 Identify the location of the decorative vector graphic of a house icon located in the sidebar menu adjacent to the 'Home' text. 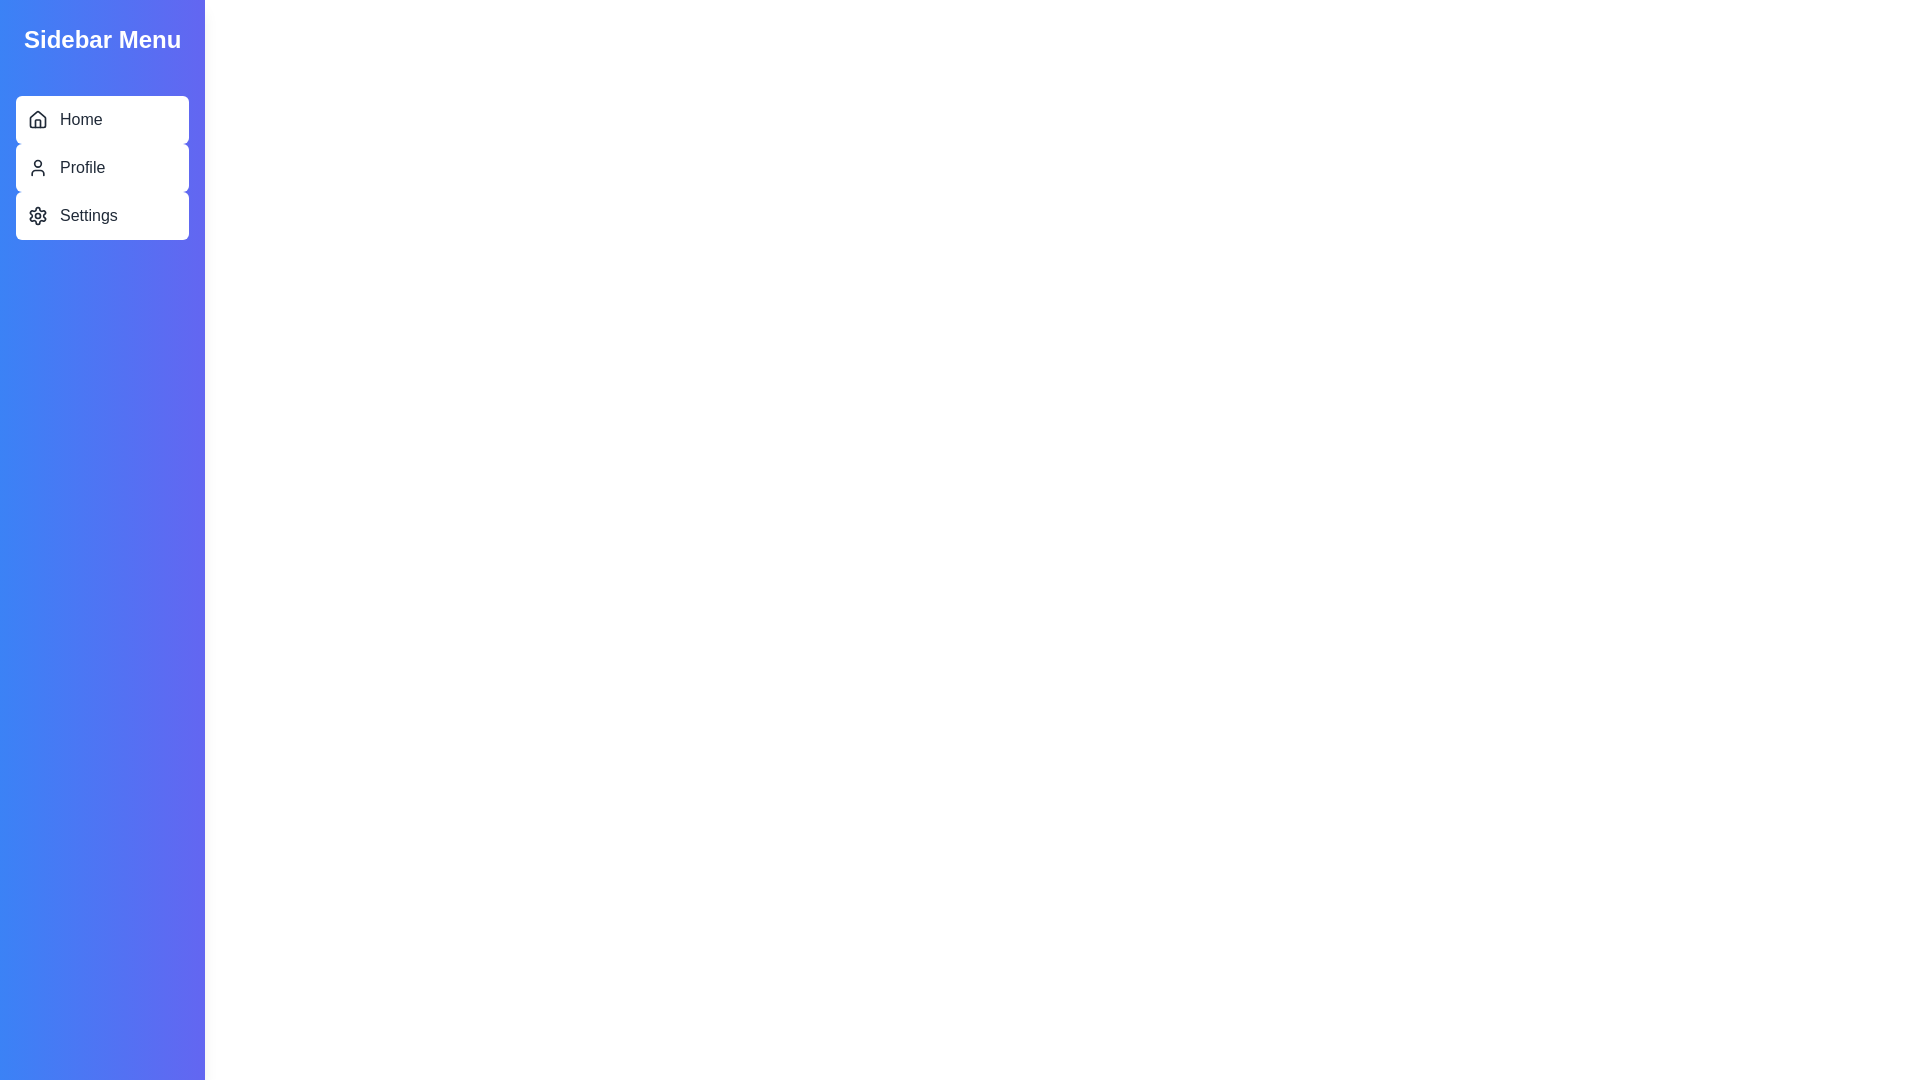
(38, 119).